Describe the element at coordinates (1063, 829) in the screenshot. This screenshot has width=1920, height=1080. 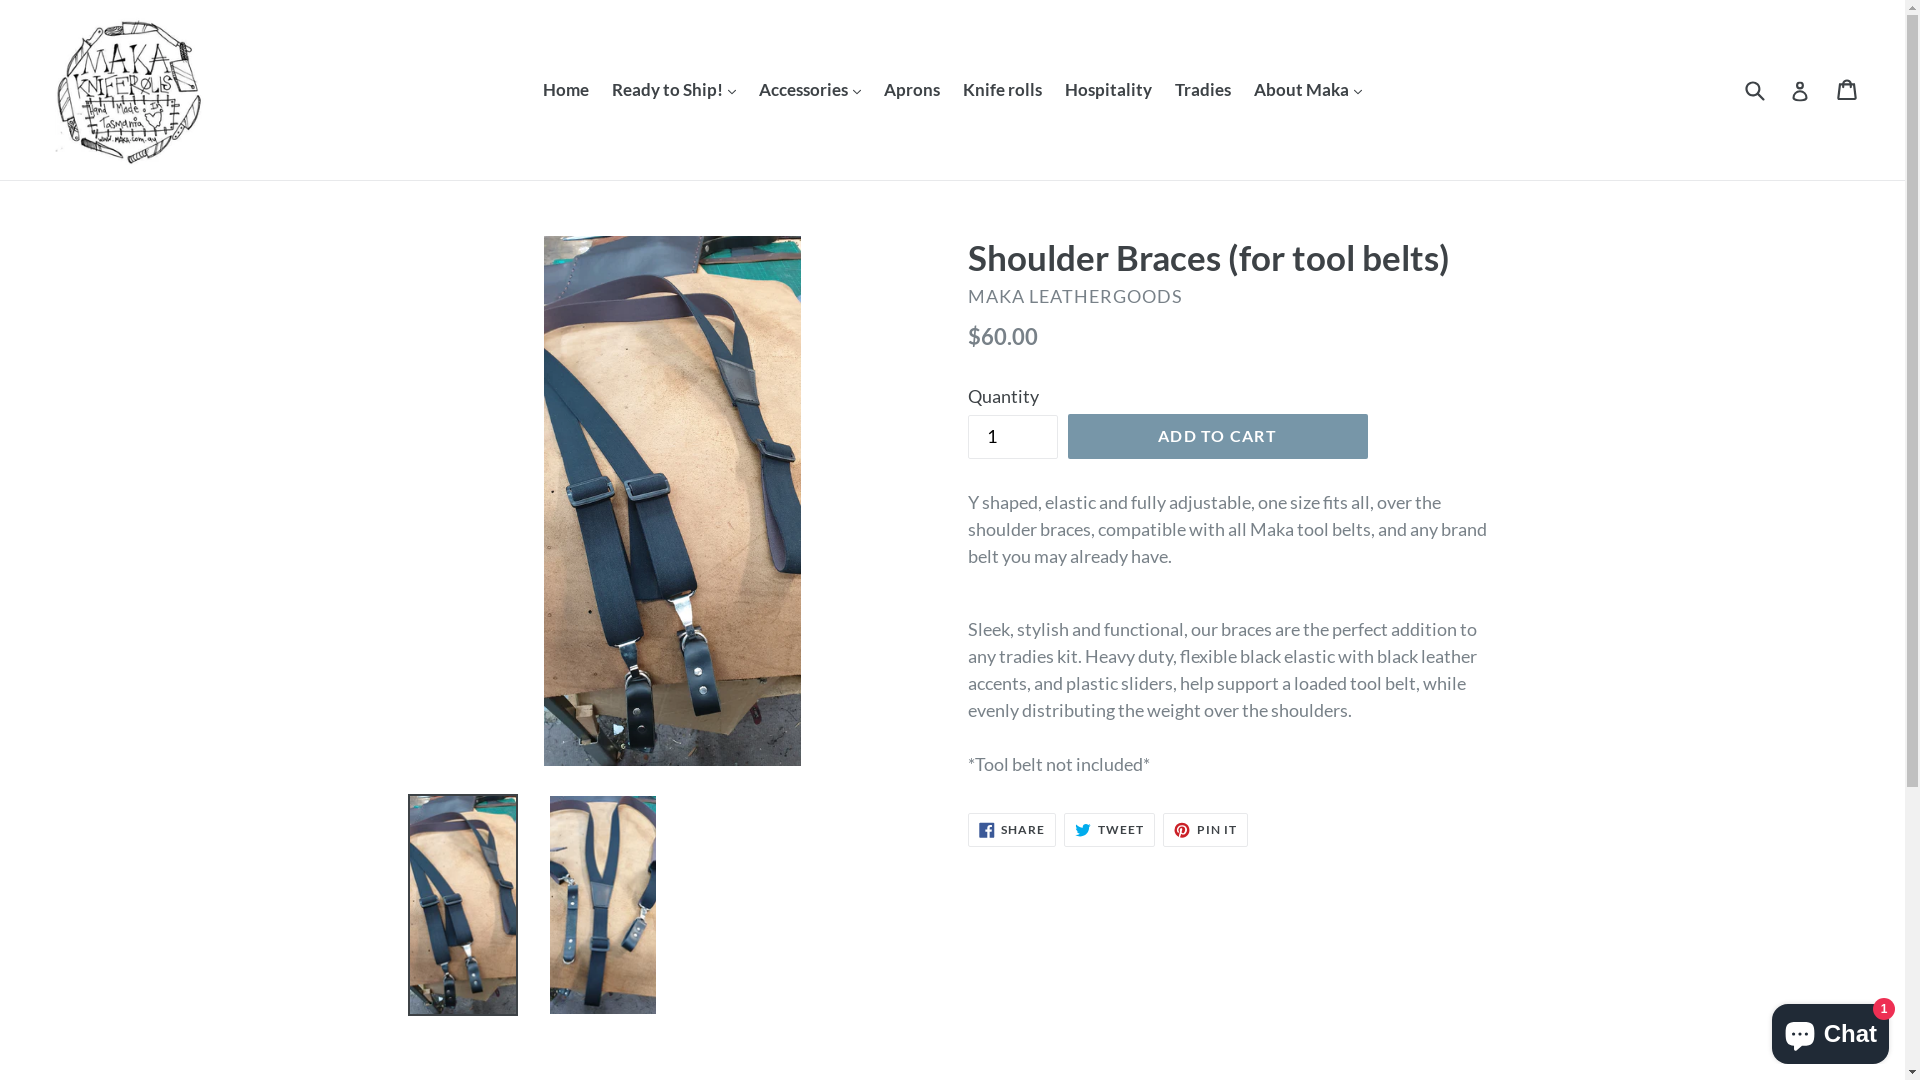
I see `'TWEET` at that location.